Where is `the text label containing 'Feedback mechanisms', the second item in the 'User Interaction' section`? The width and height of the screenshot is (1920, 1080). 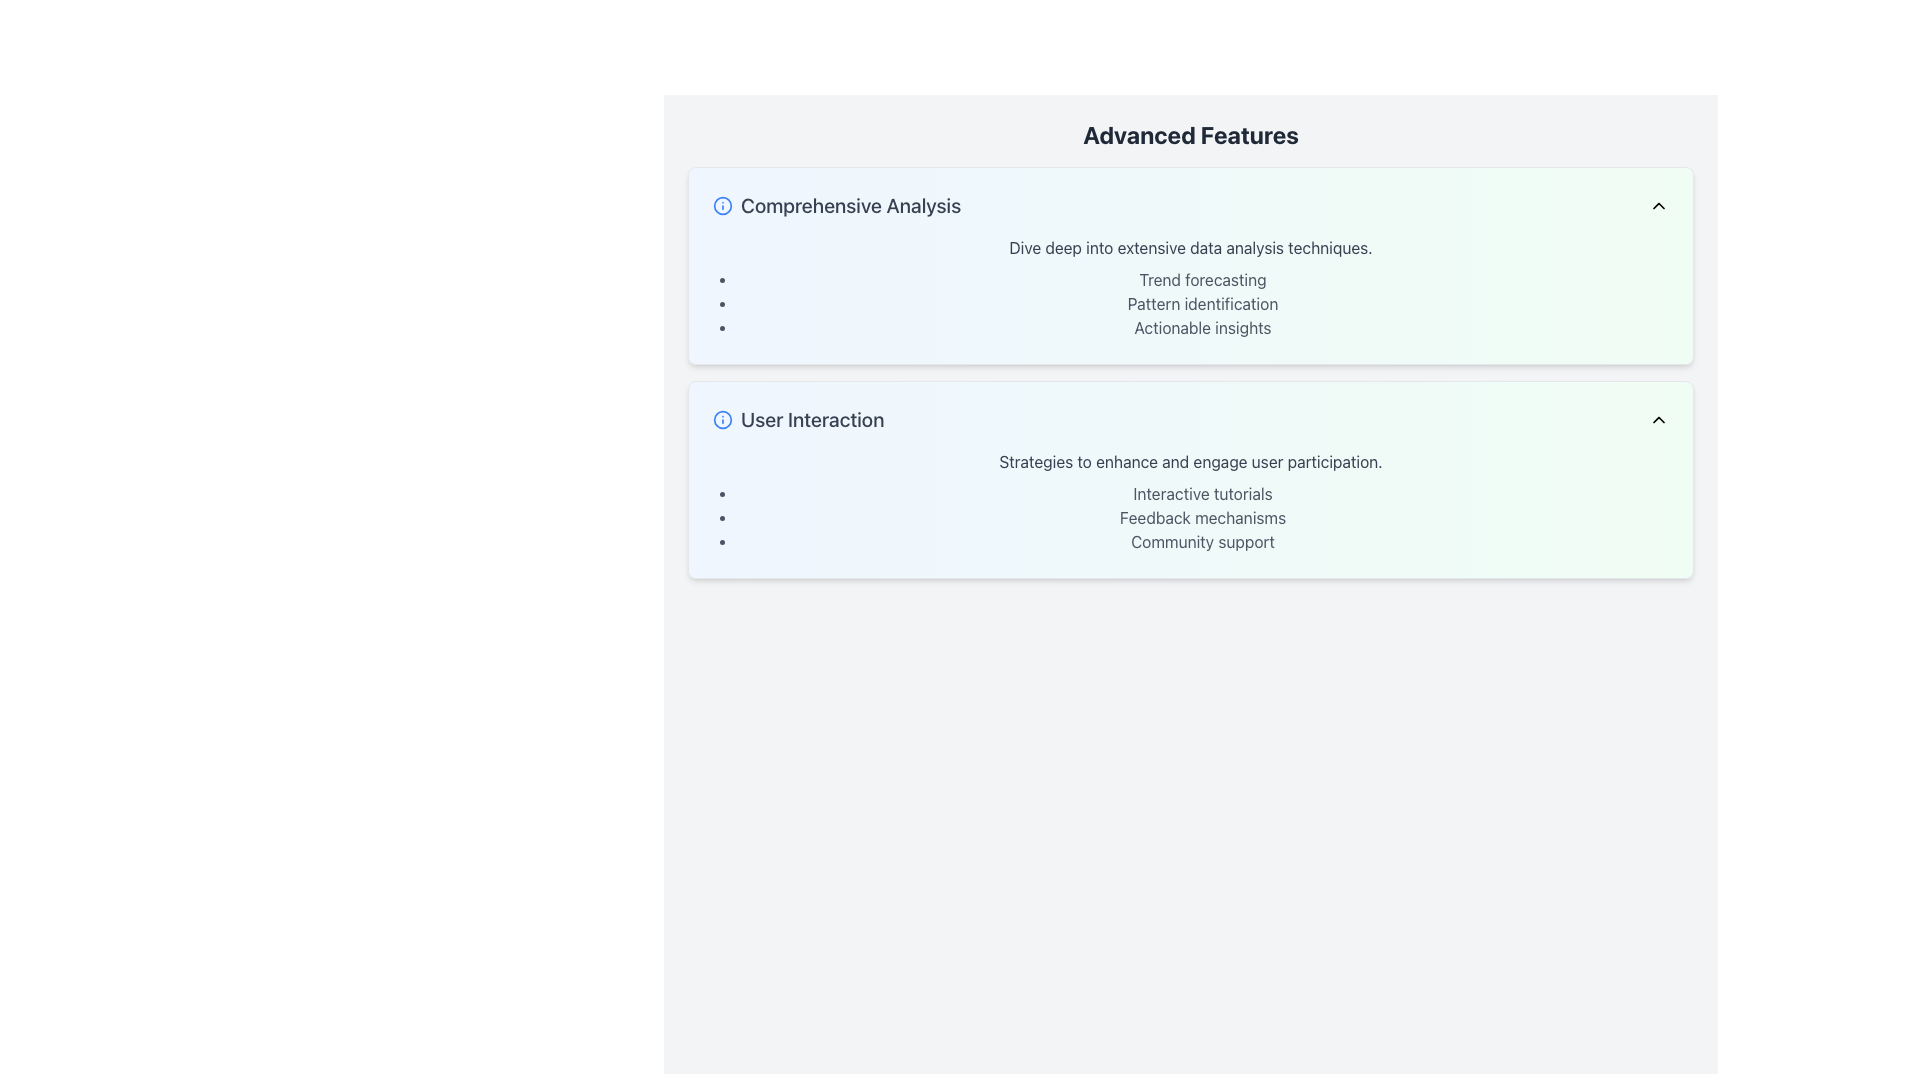
the text label containing 'Feedback mechanisms', the second item in the 'User Interaction' section is located at coordinates (1202, 516).